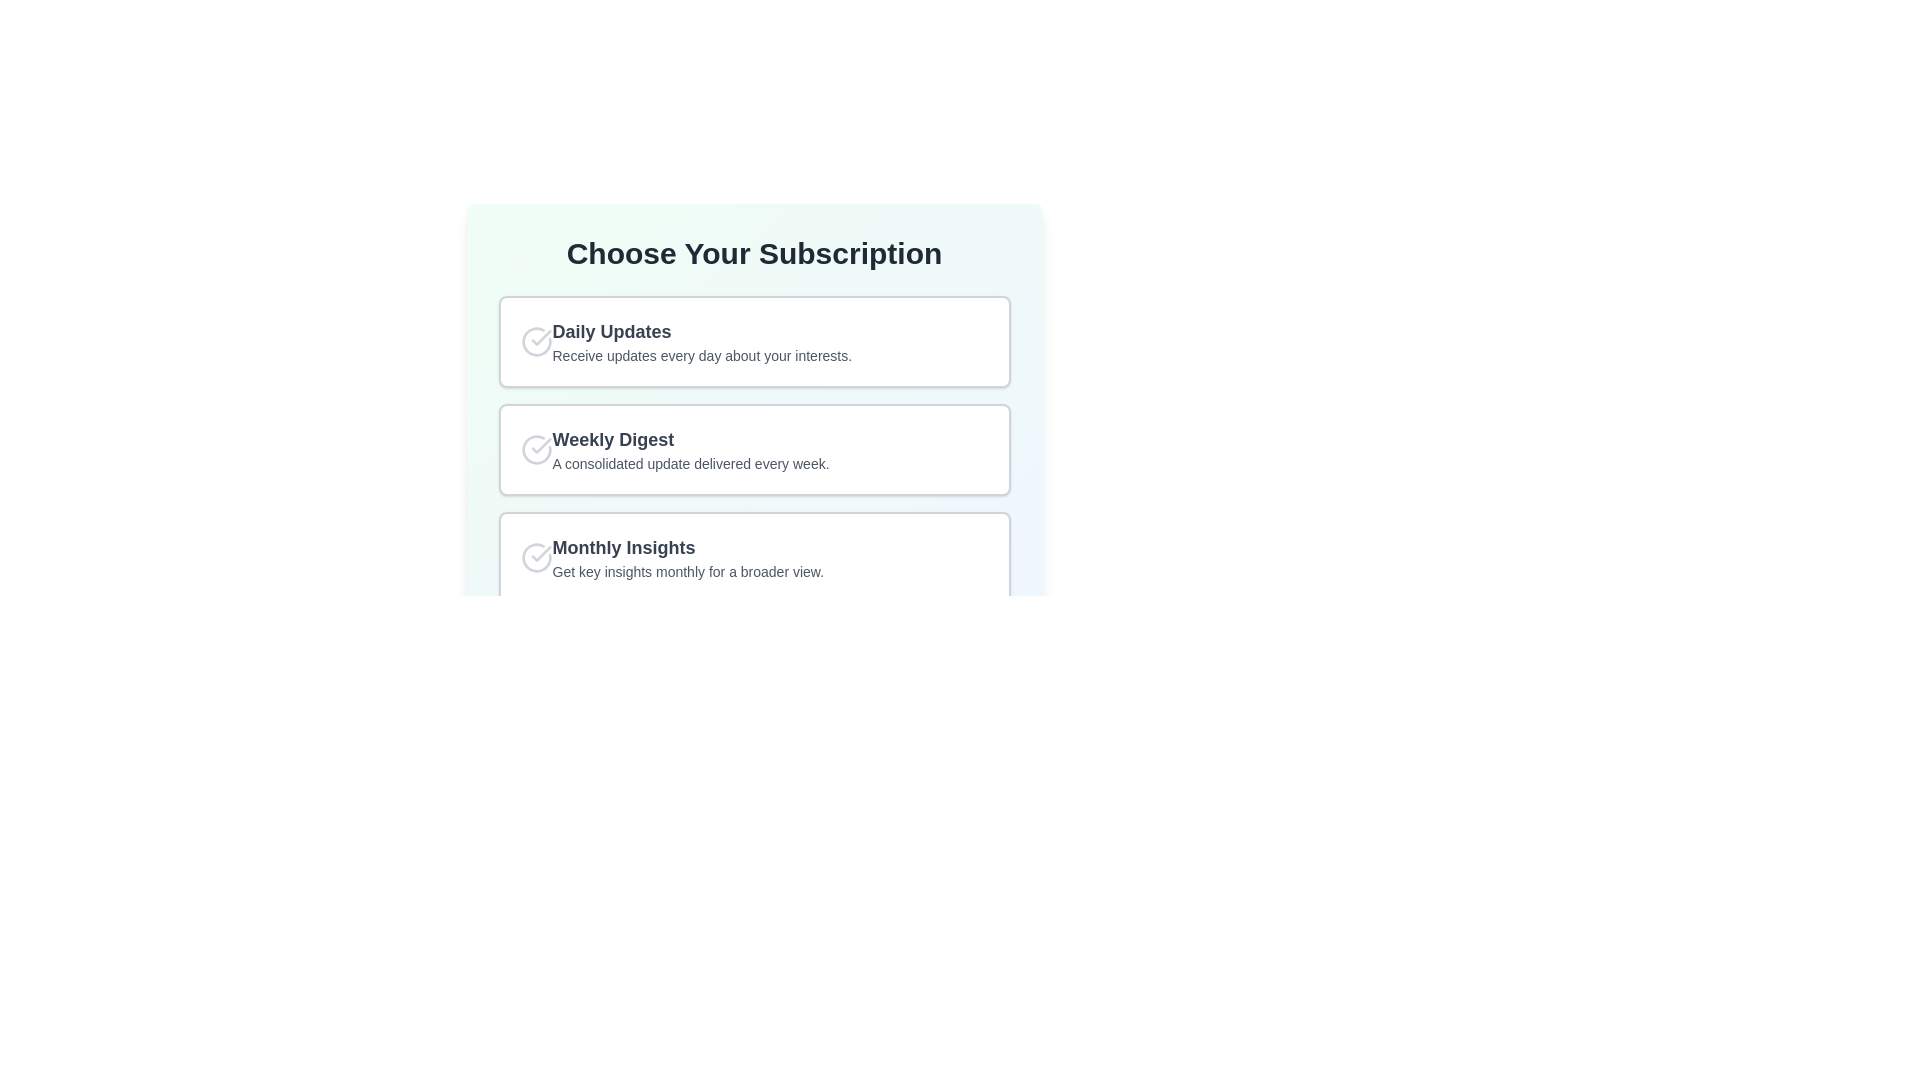 Image resolution: width=1920 pixels, height=1080 pixels. I want to click on the tick mark icon associated with the 'Weekly Digest' subscription option, which is located to the left of the 'Weekly Digest' text, so click(541, 445).